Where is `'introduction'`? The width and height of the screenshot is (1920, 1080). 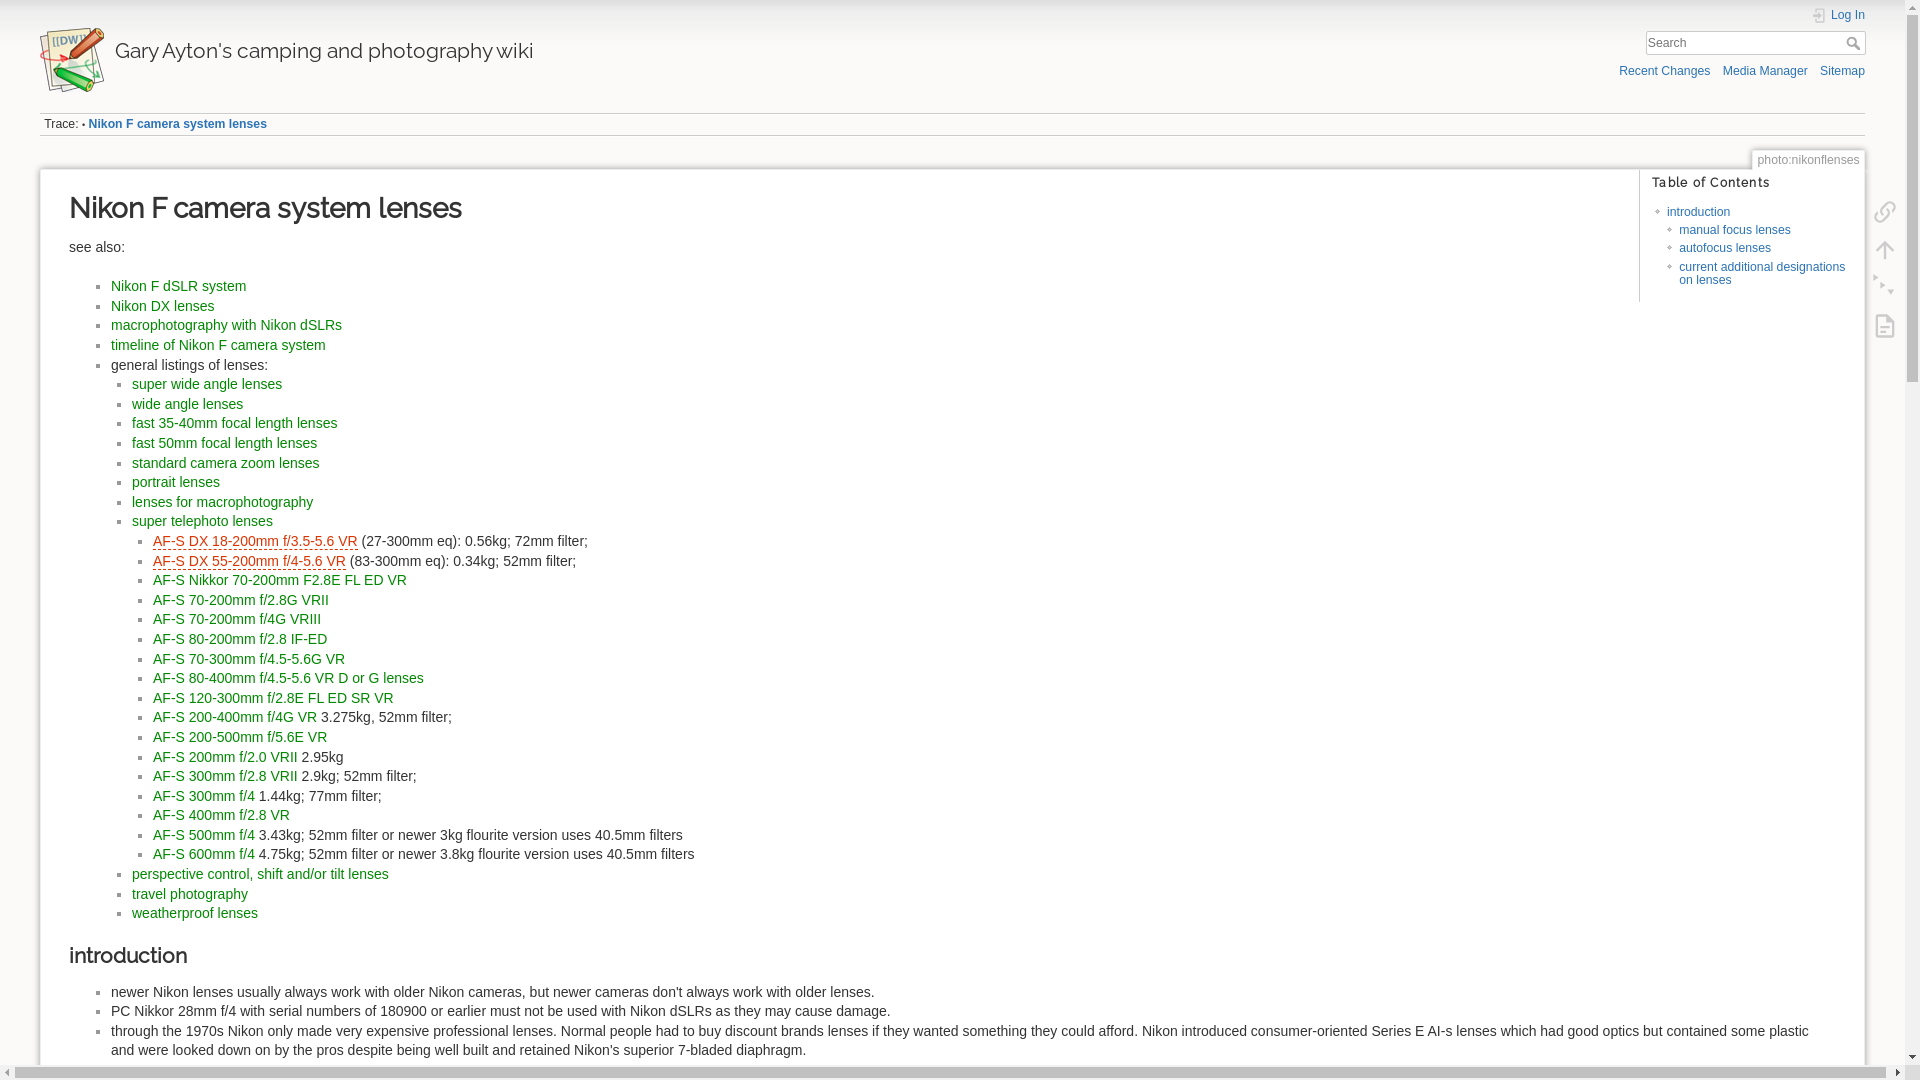
'introduction' is located at coordinates (1697, 212).